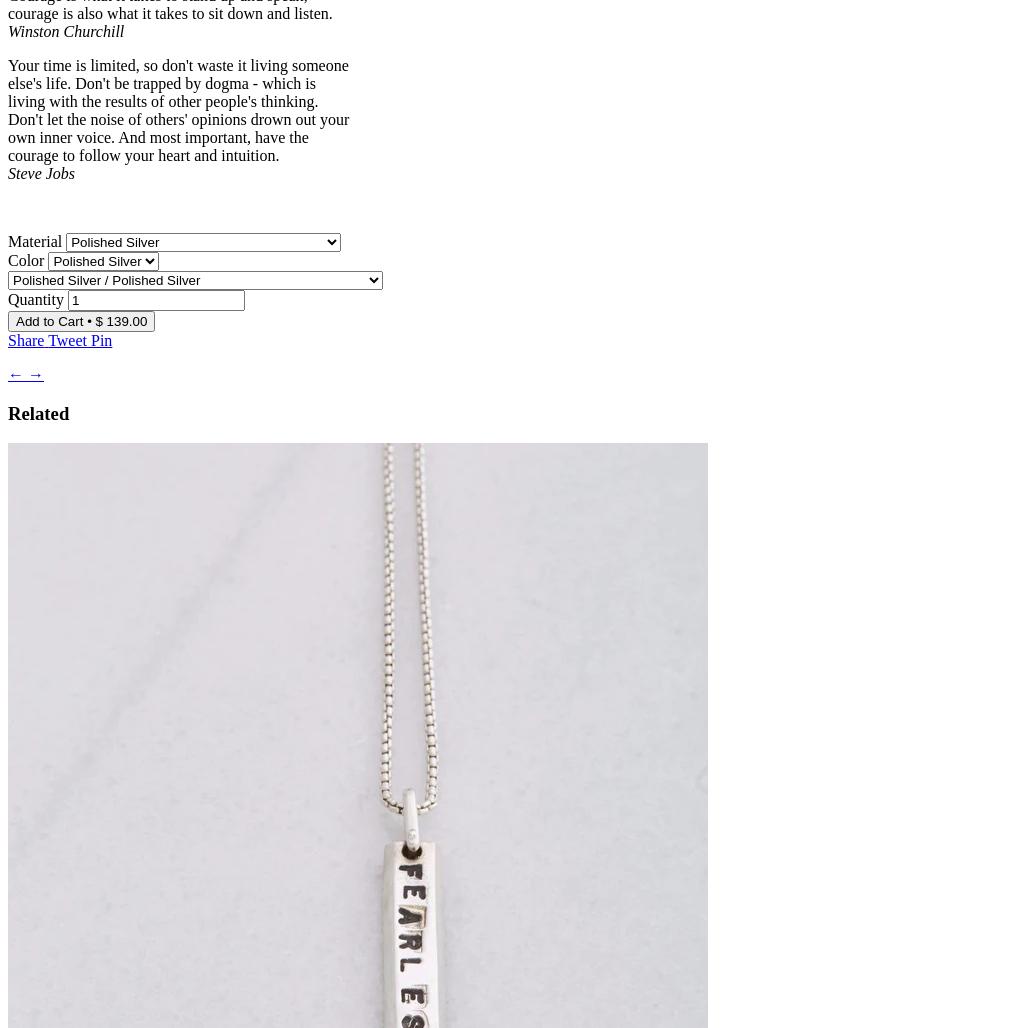 The image size is (1032, 1028). I want to click on 'Material', so click(8, 239).